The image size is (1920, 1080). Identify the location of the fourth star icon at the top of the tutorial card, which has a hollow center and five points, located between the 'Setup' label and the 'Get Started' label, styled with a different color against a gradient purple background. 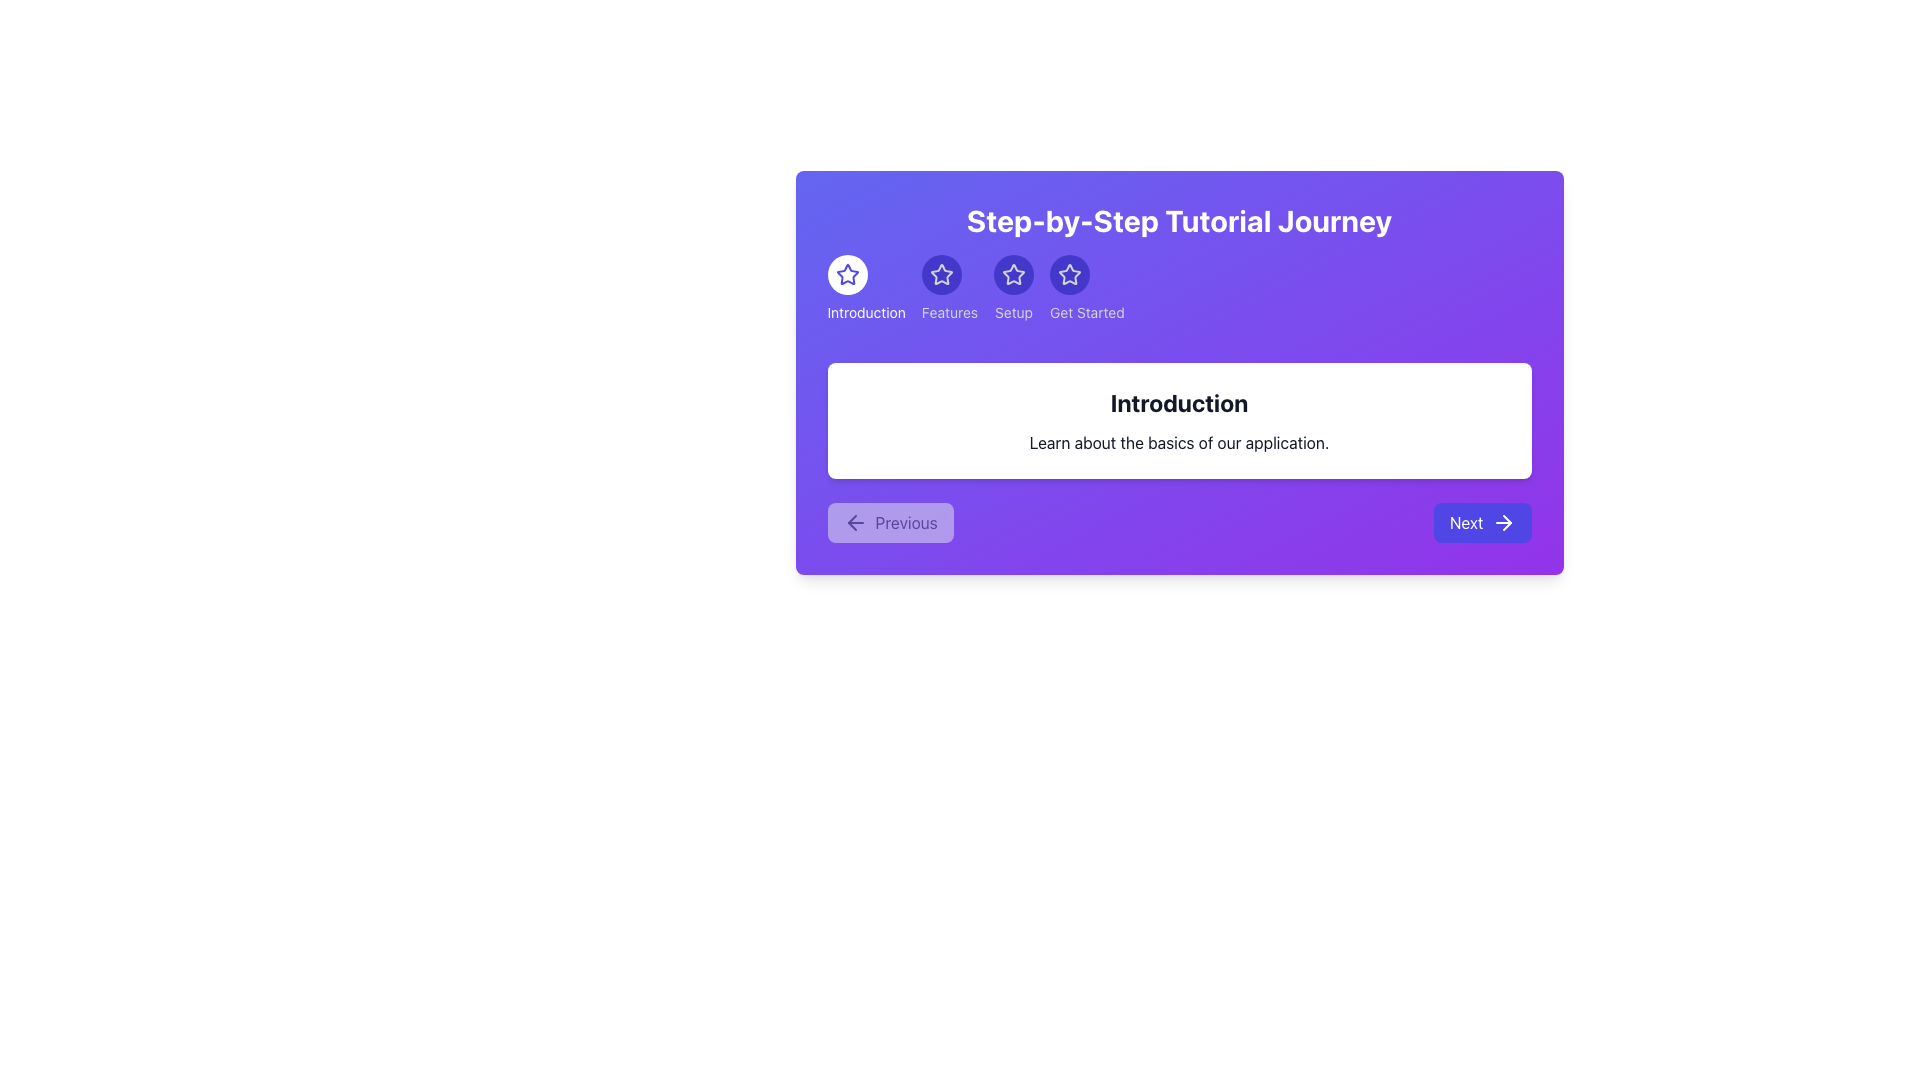
(1069, 274).